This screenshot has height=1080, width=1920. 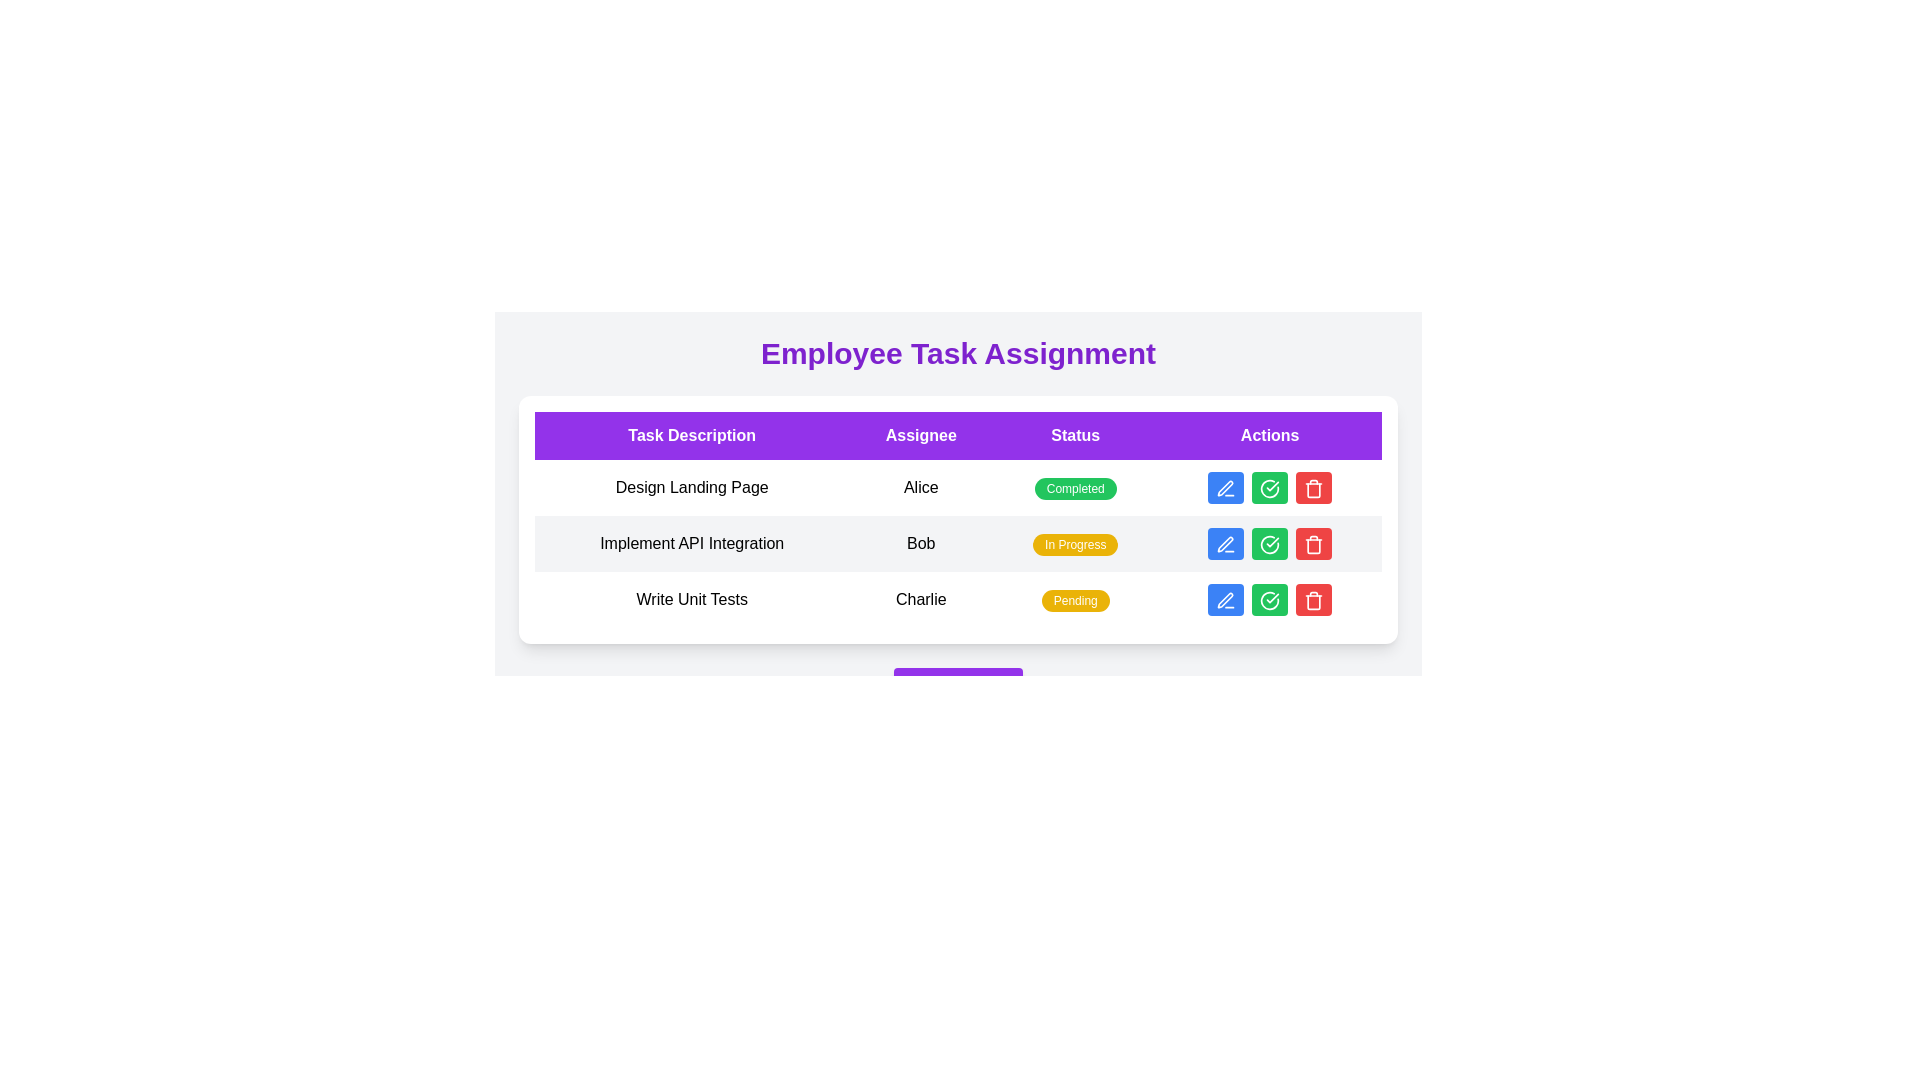 What do you see at coordinates (1224, 599) in the screenshot?
I see `the pen-shaped icon representing the edit action in the 'Actions' column of the 'Write Unit Tests' row` at bounding box center [1224, 599].